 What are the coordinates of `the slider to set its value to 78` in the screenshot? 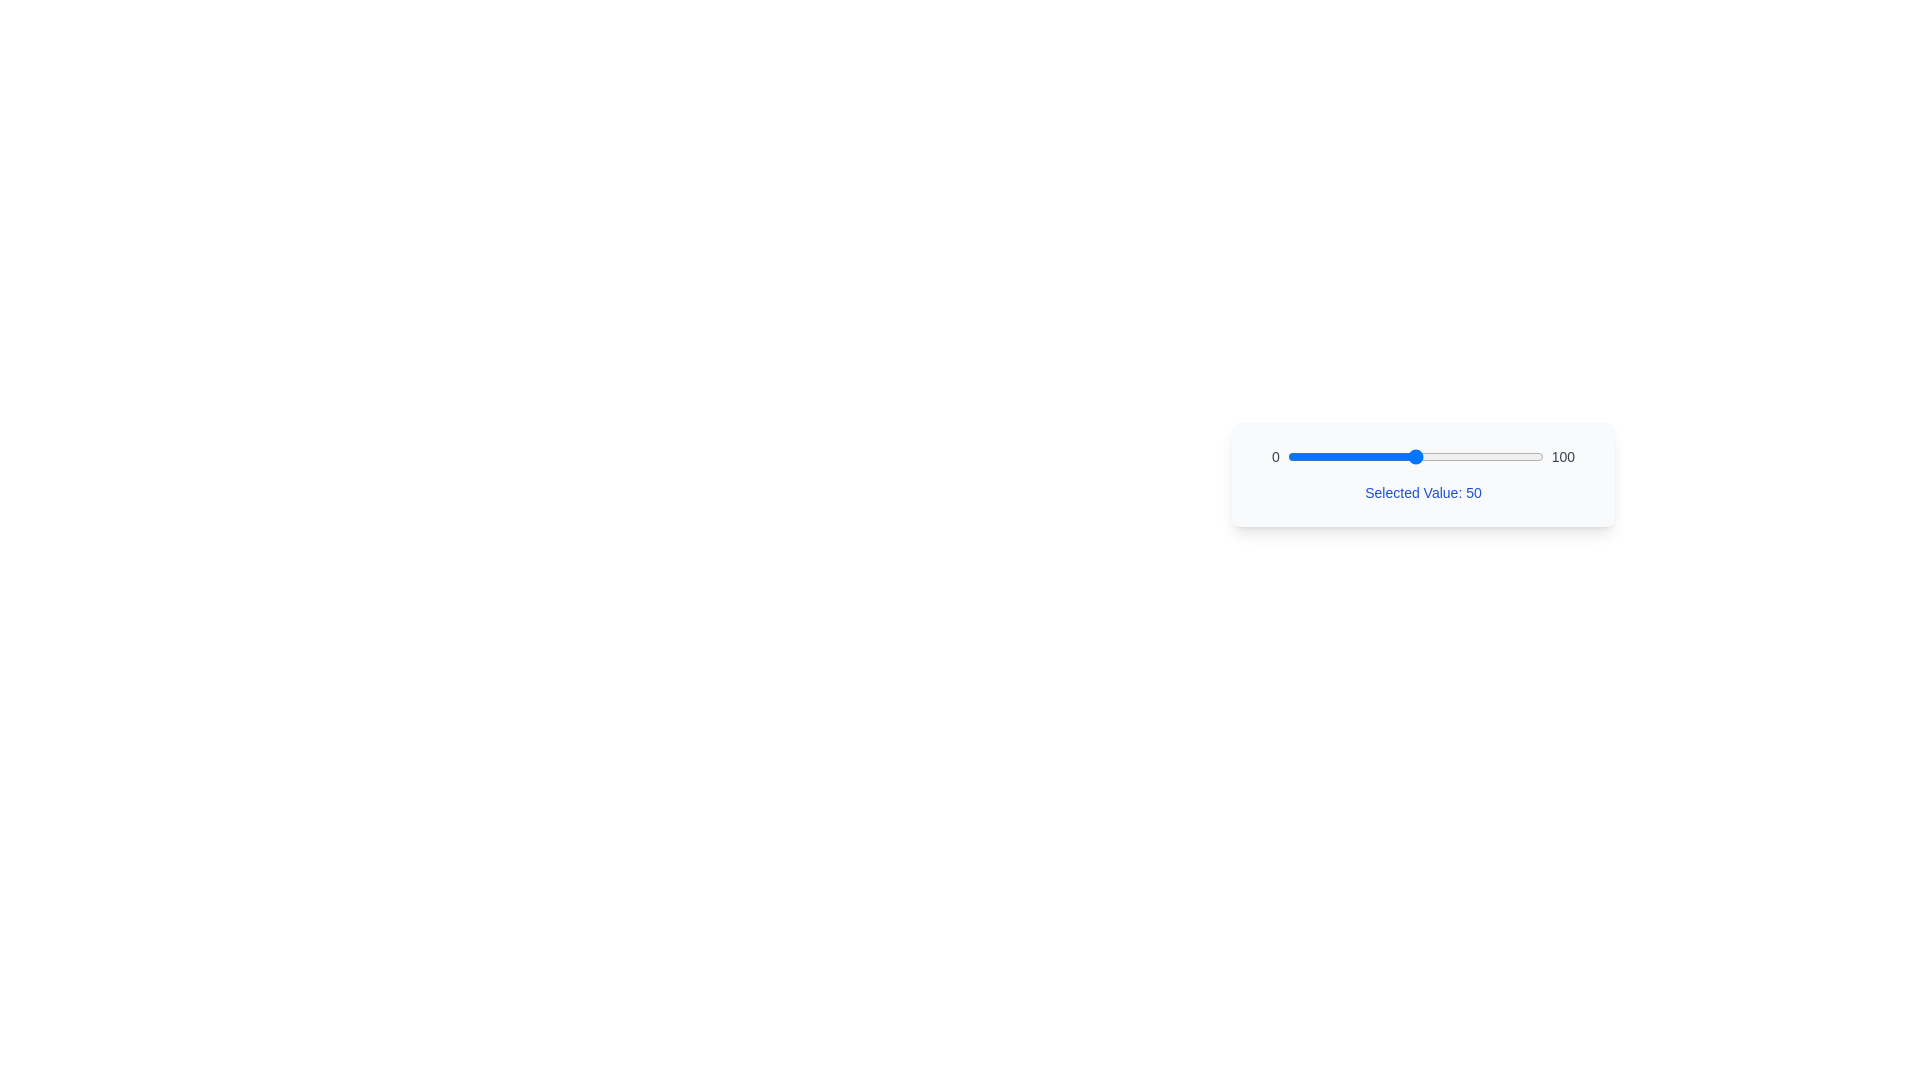 It's located at (1487, 456).